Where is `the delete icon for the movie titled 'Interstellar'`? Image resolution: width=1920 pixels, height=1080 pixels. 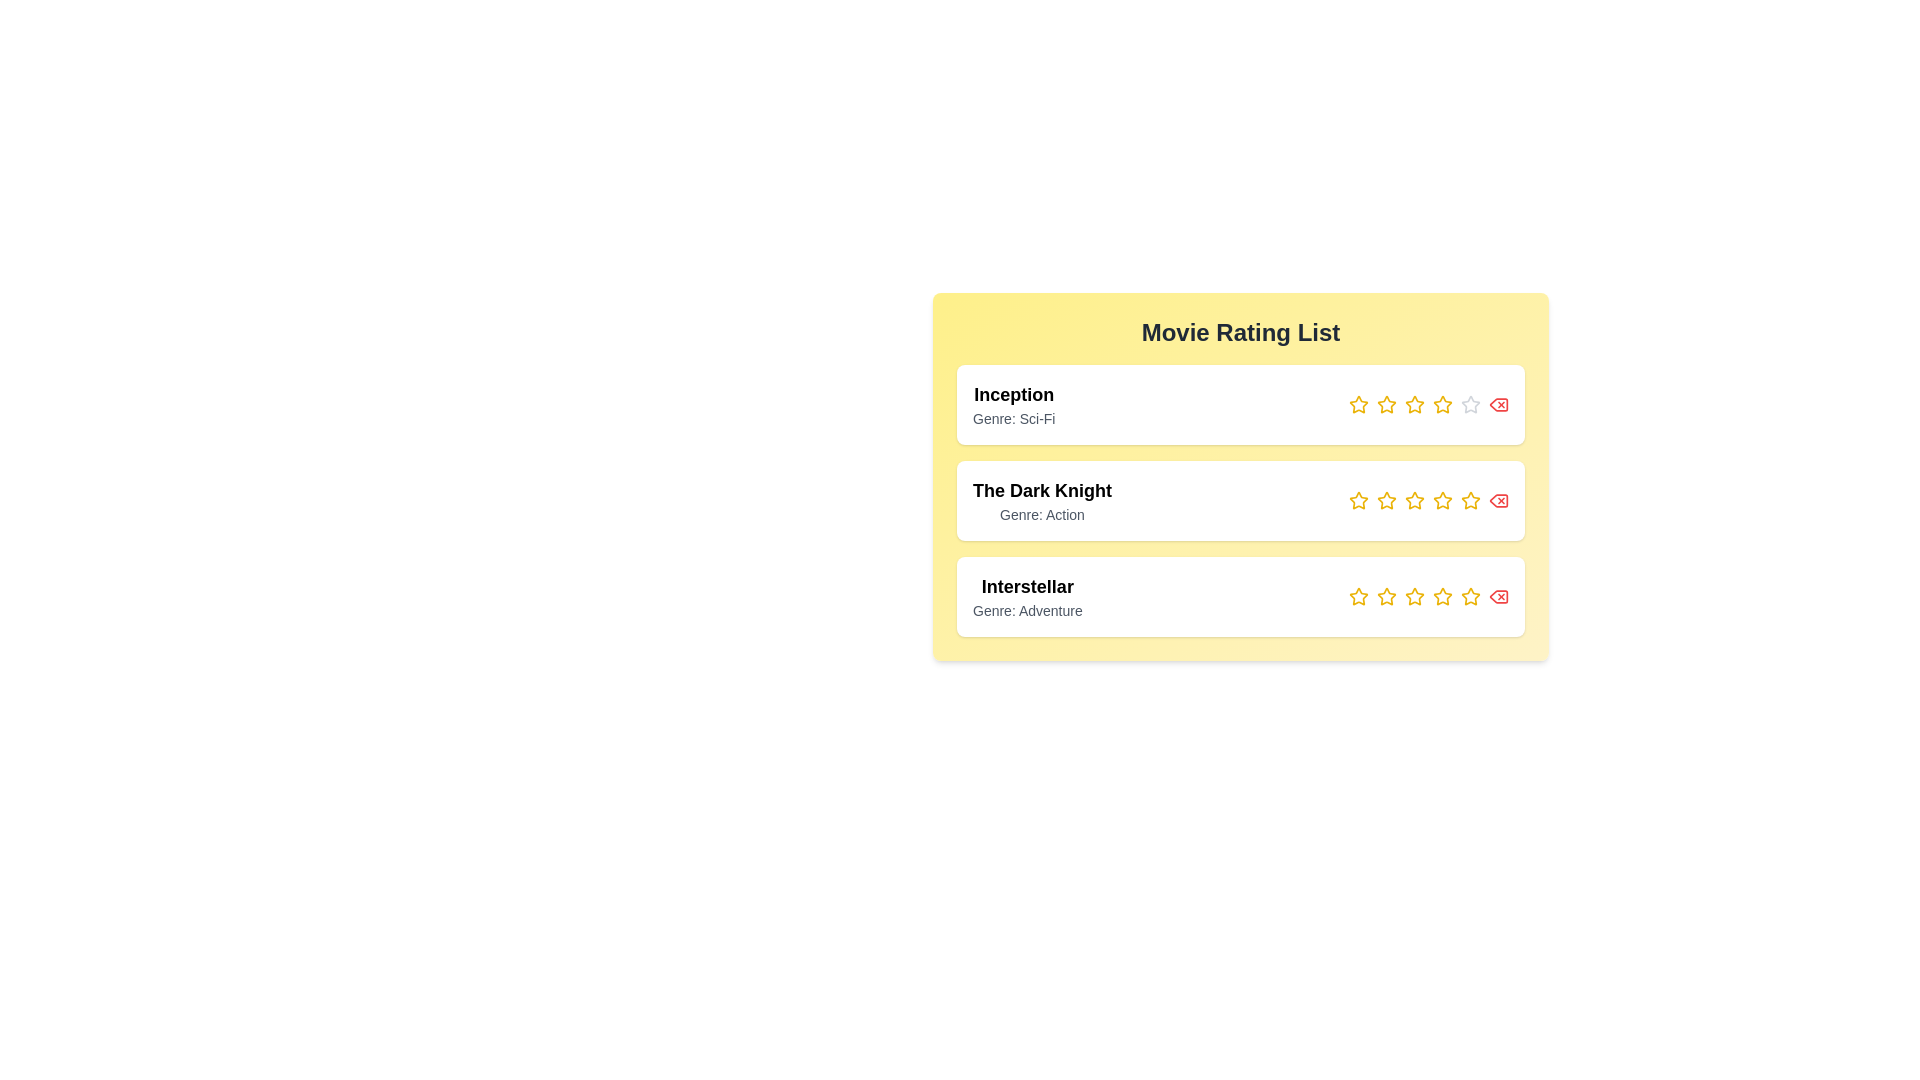 the delete icon for the movie titled 'Interstellar' is located at coordinates (1498, 596).